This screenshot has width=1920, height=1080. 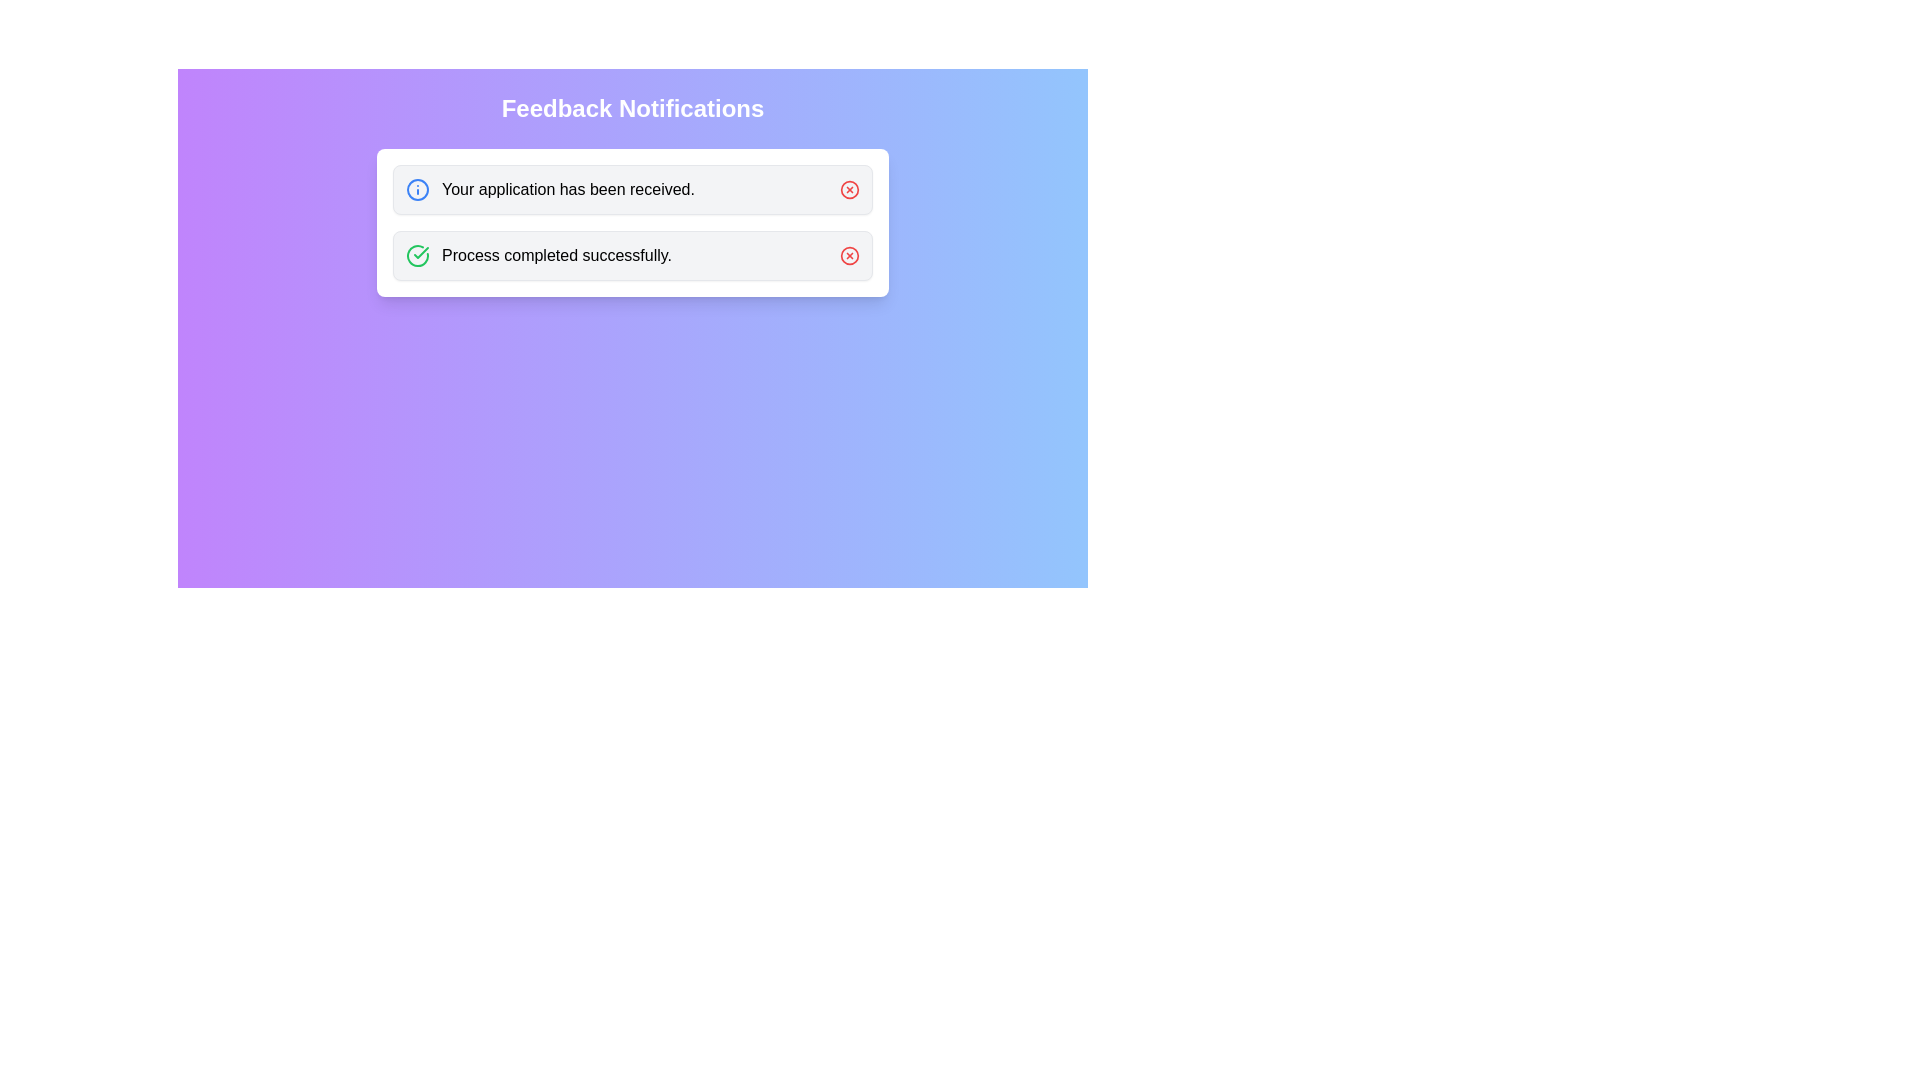 I want to click on the Circle element within the SVG graphic, which is located next to the text 'Your application has been received.' in the top notification card, so click(x=416, y=189).